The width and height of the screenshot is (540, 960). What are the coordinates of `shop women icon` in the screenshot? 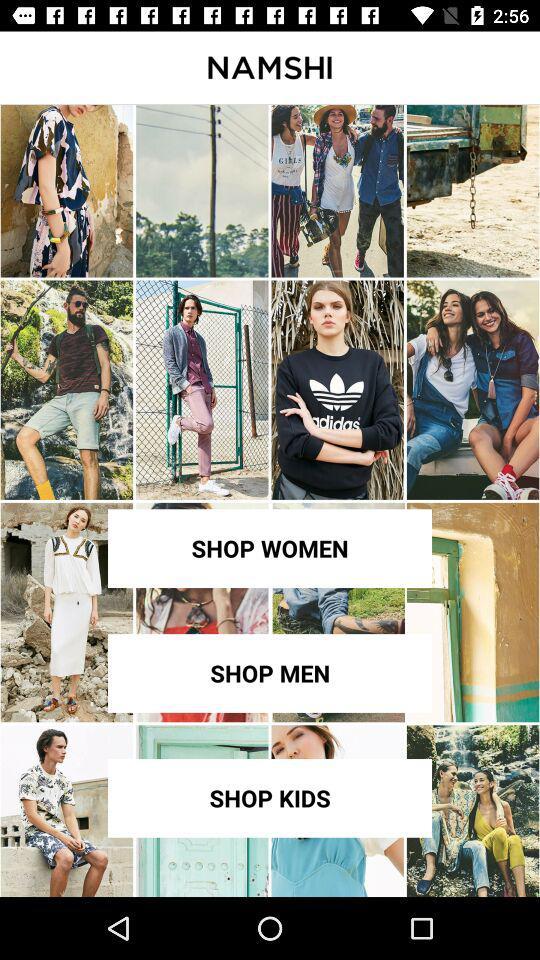 It's located at (270, 548).